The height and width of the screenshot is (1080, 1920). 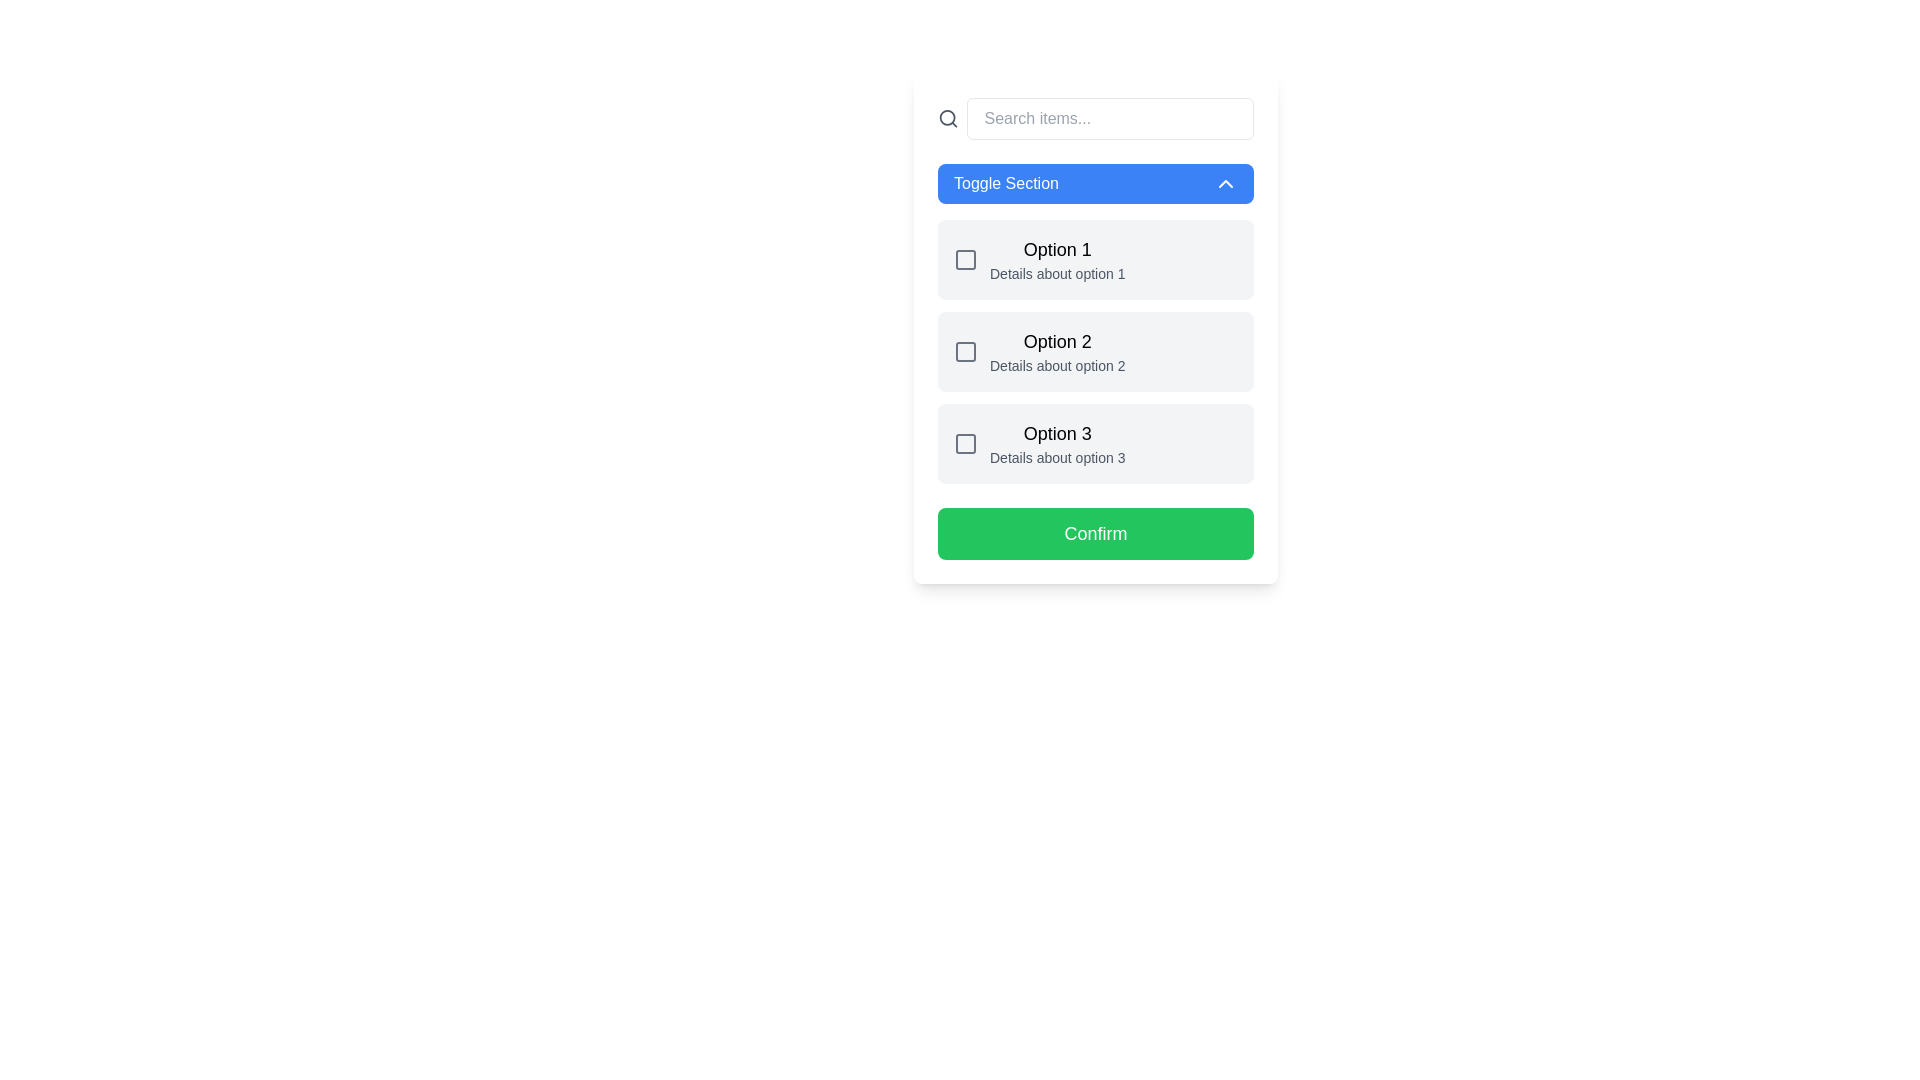 What do you see at coordinates (1056, 273) in the screenshot?
I see `the static text label reading 'Details about option 1', which is styled in a smaller font and grey color, located below the 'Option 1' label` at bounding box center [1056, 273].